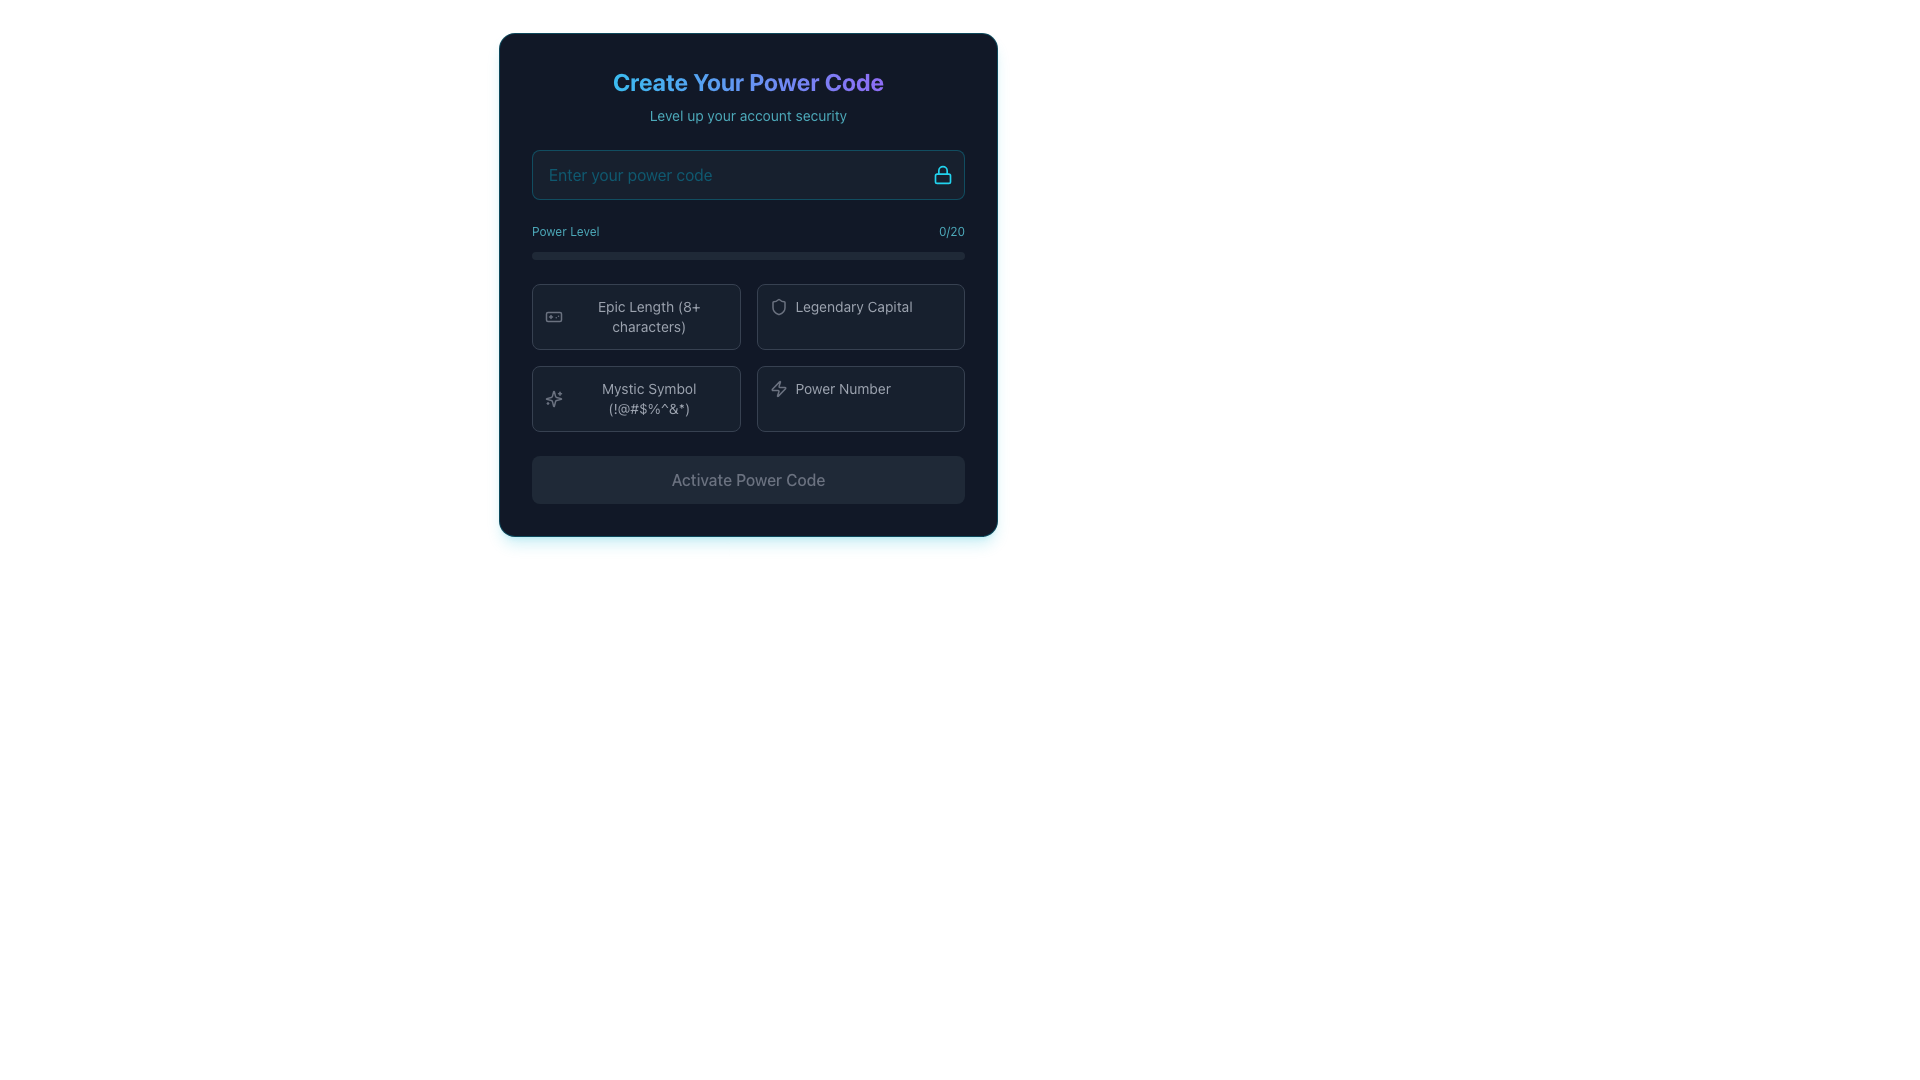  What do you see at coordinates (553, 315) in the screenshot?
I see `the gamepad icon, which is the first icon to the left in the 'Epic Length (8+ characters)' row within the 'Power Level' section` at bounding box center [553, 315].